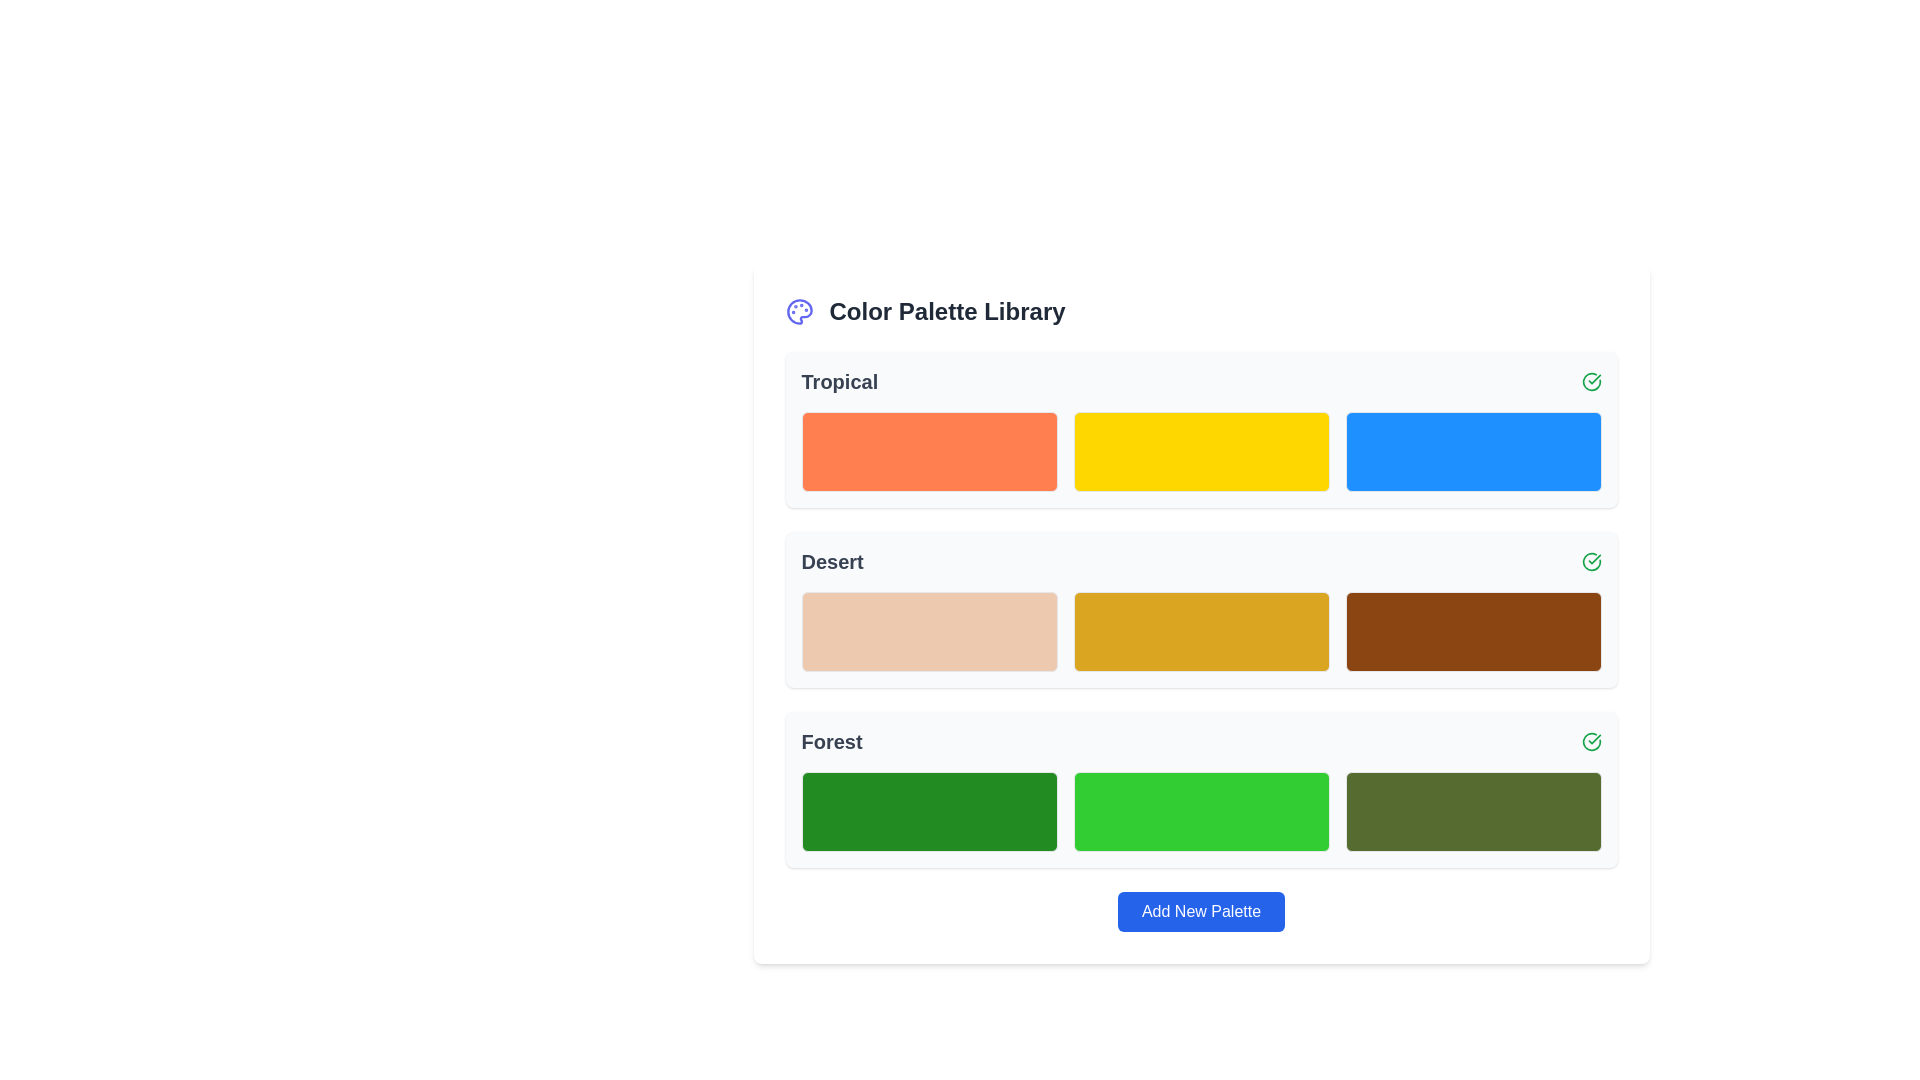 The image size is (1920, 1080). Describe the element at coordinates (1200, 632) in the screenshot. I see `the golden color swatch in the middle of the row within the 'Desert' palette section` at that location.